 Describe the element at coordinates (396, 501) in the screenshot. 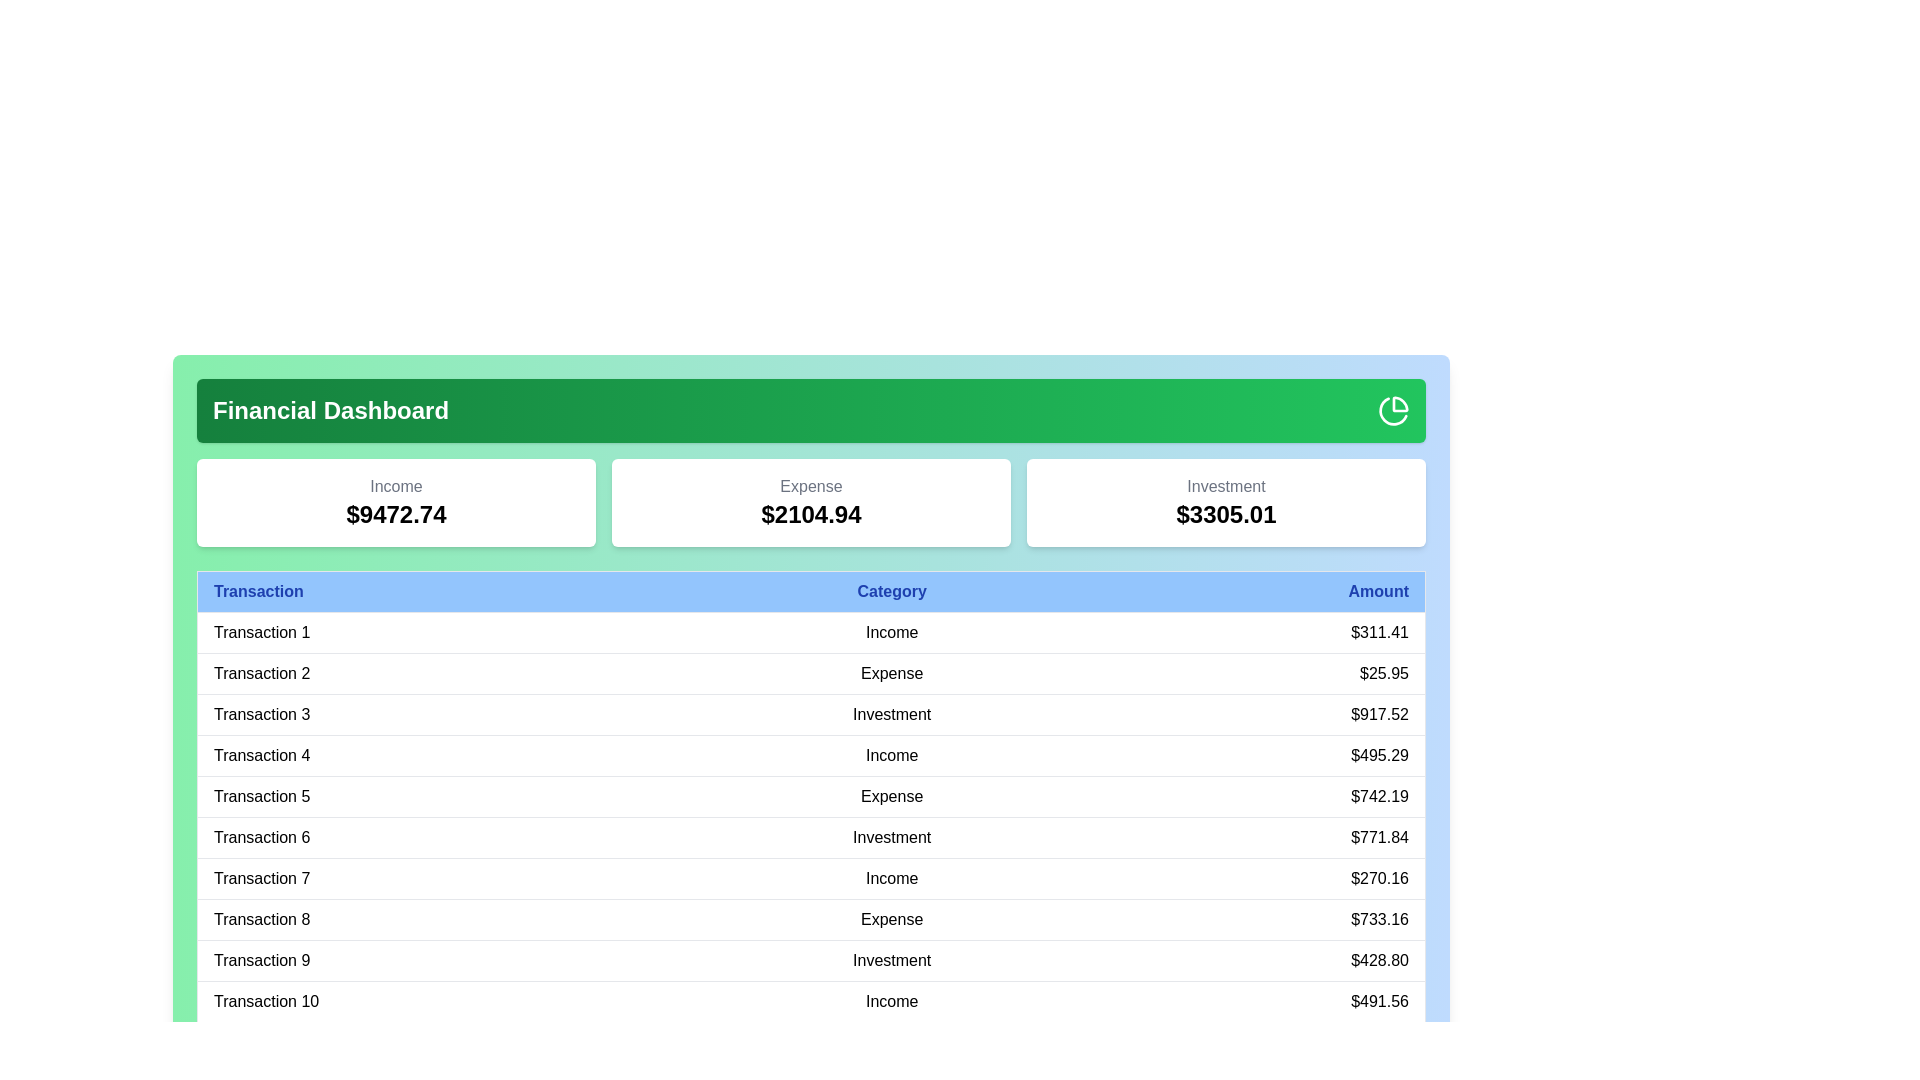

I see `the category total to view its tooltip` at that location.